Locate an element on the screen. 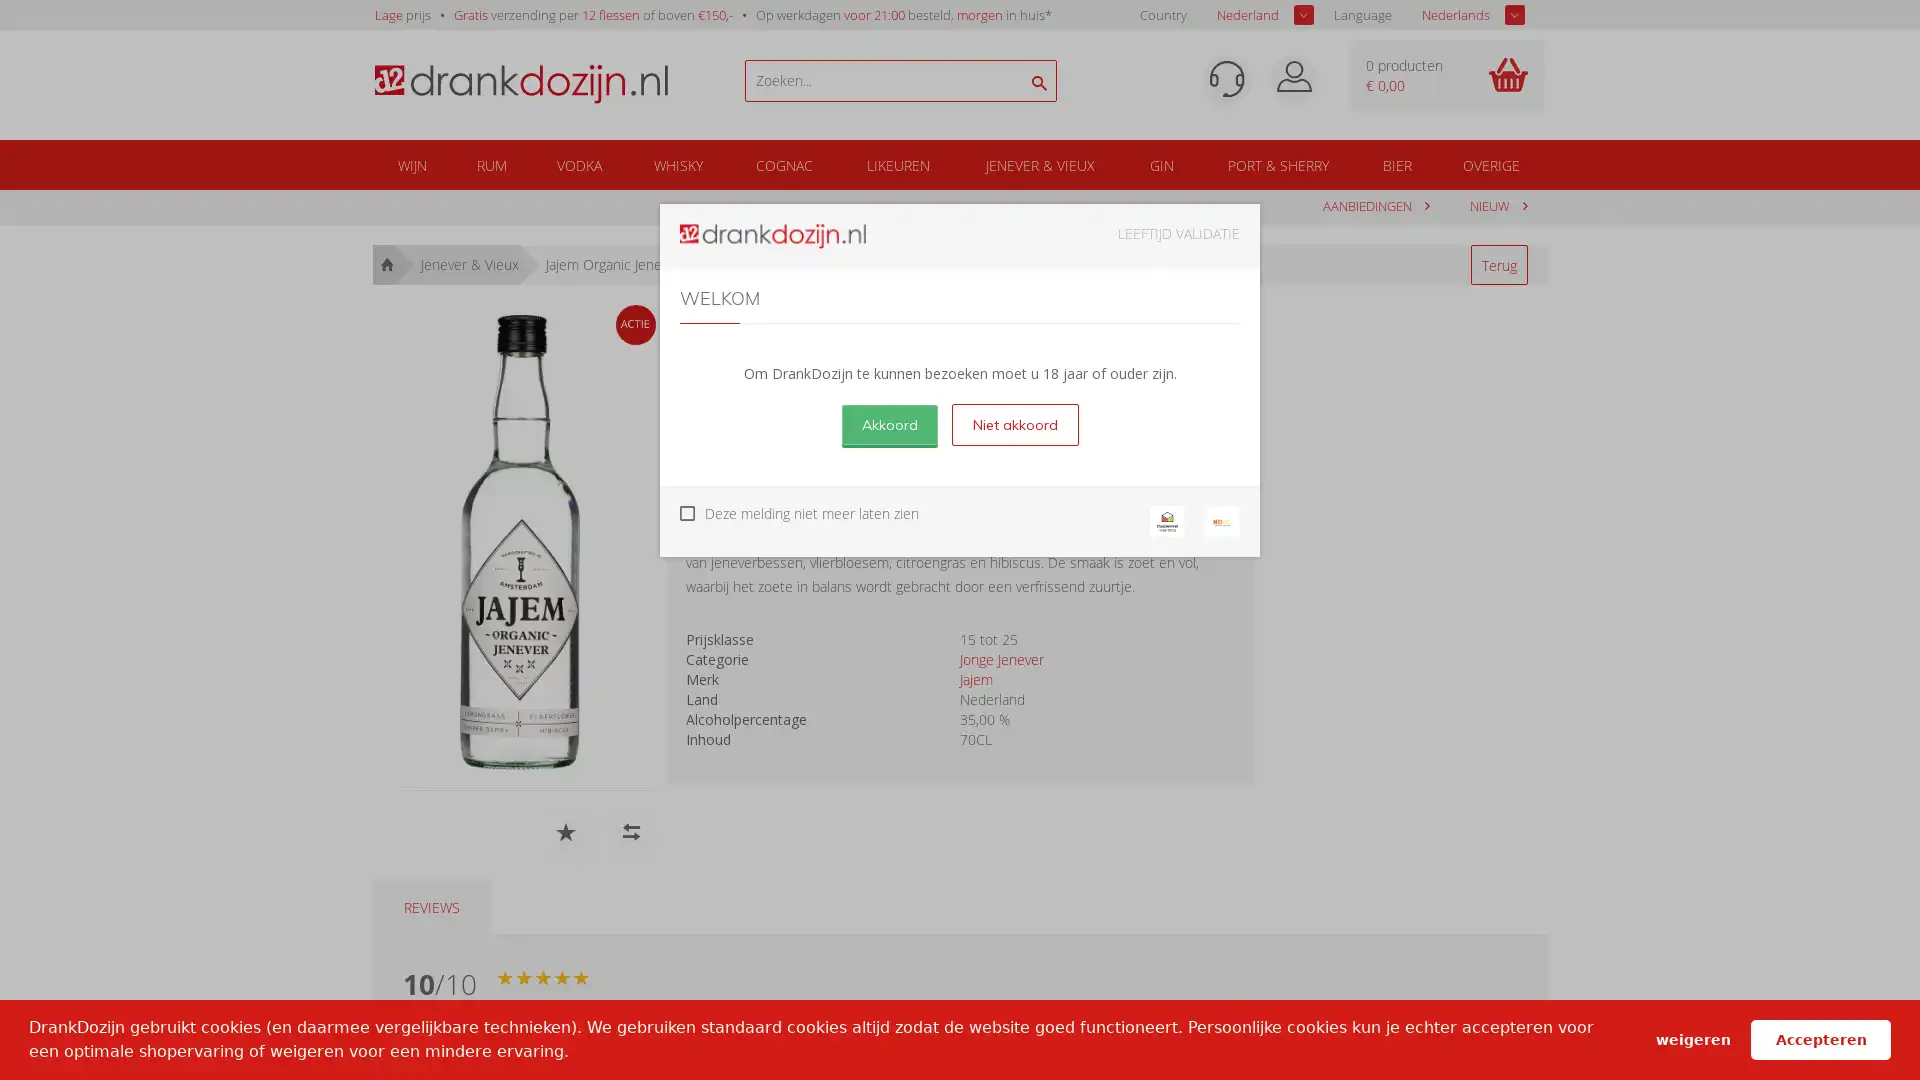 The height and width of the screenshot is (1080, 1920). Toevoegen is located at coordinates (1147, 431).